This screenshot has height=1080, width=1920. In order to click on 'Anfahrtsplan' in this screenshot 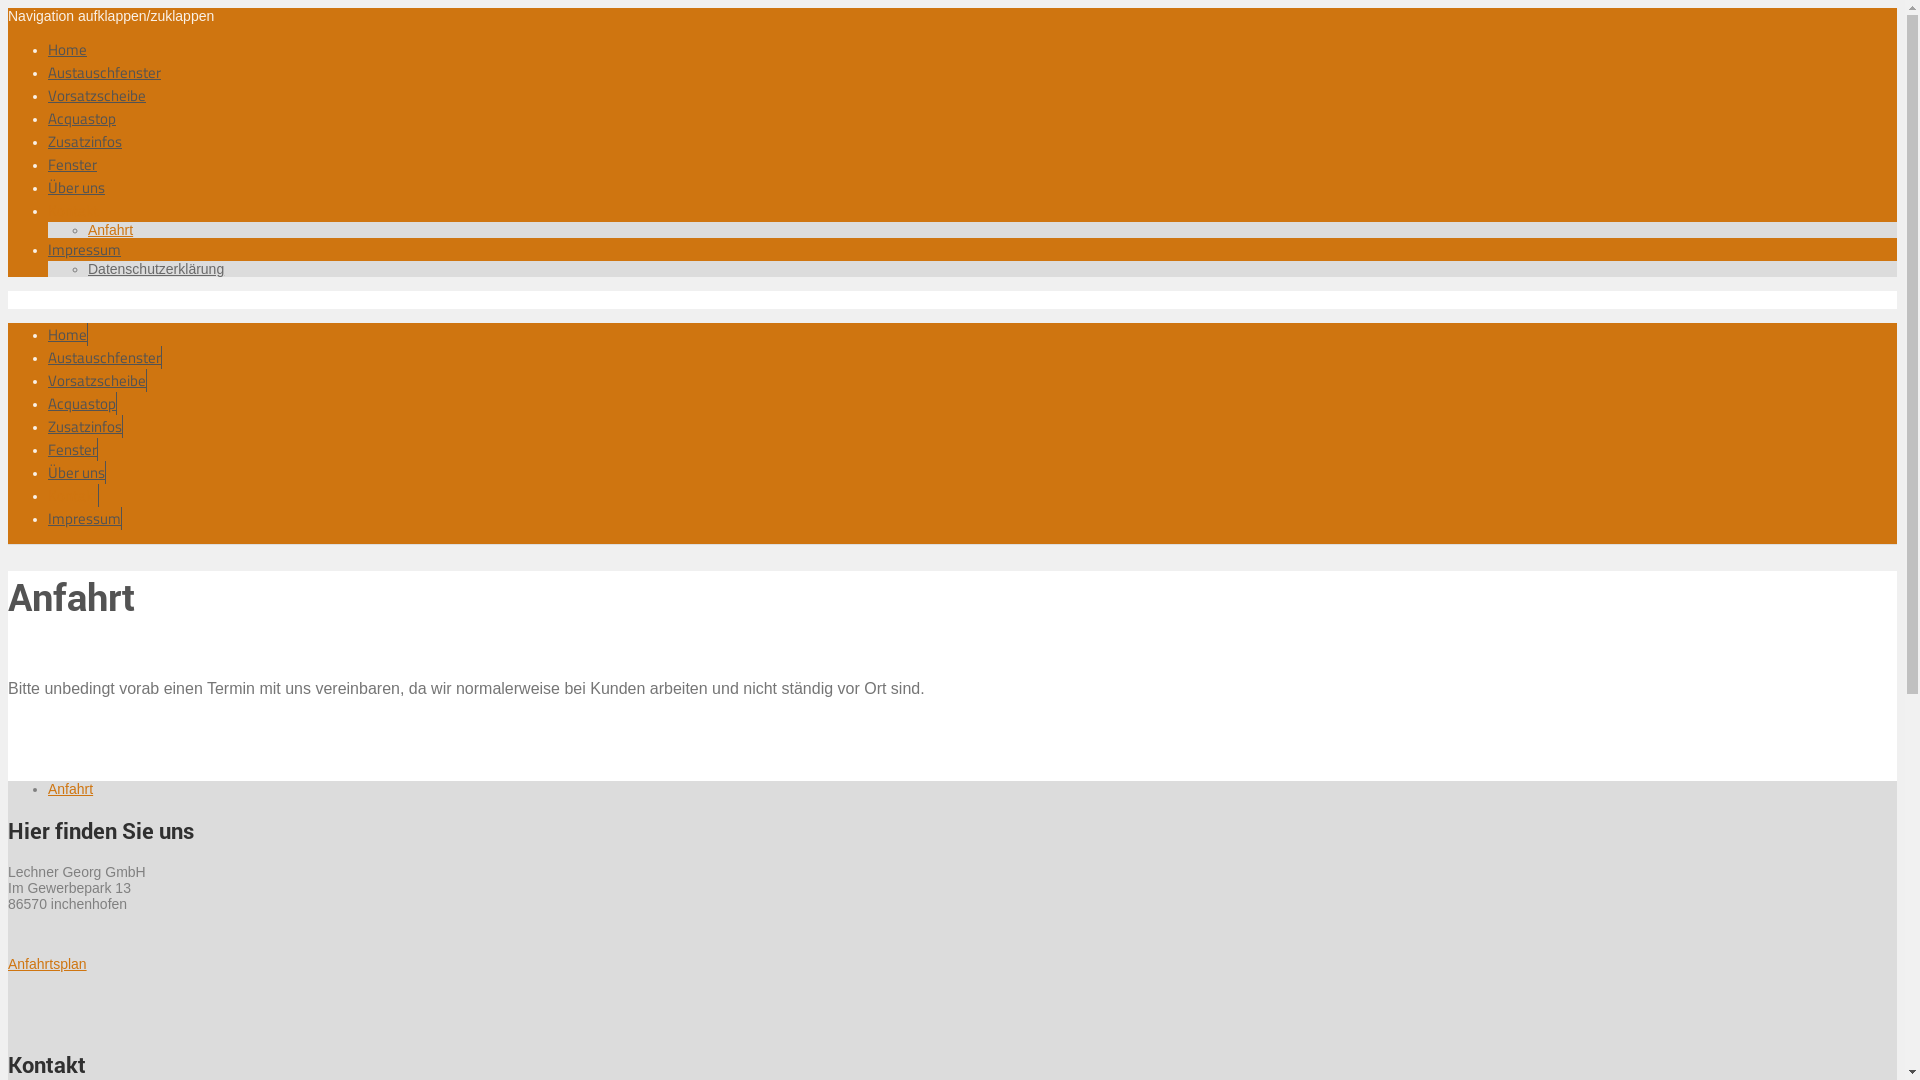, I will do `click(8, 963)`.